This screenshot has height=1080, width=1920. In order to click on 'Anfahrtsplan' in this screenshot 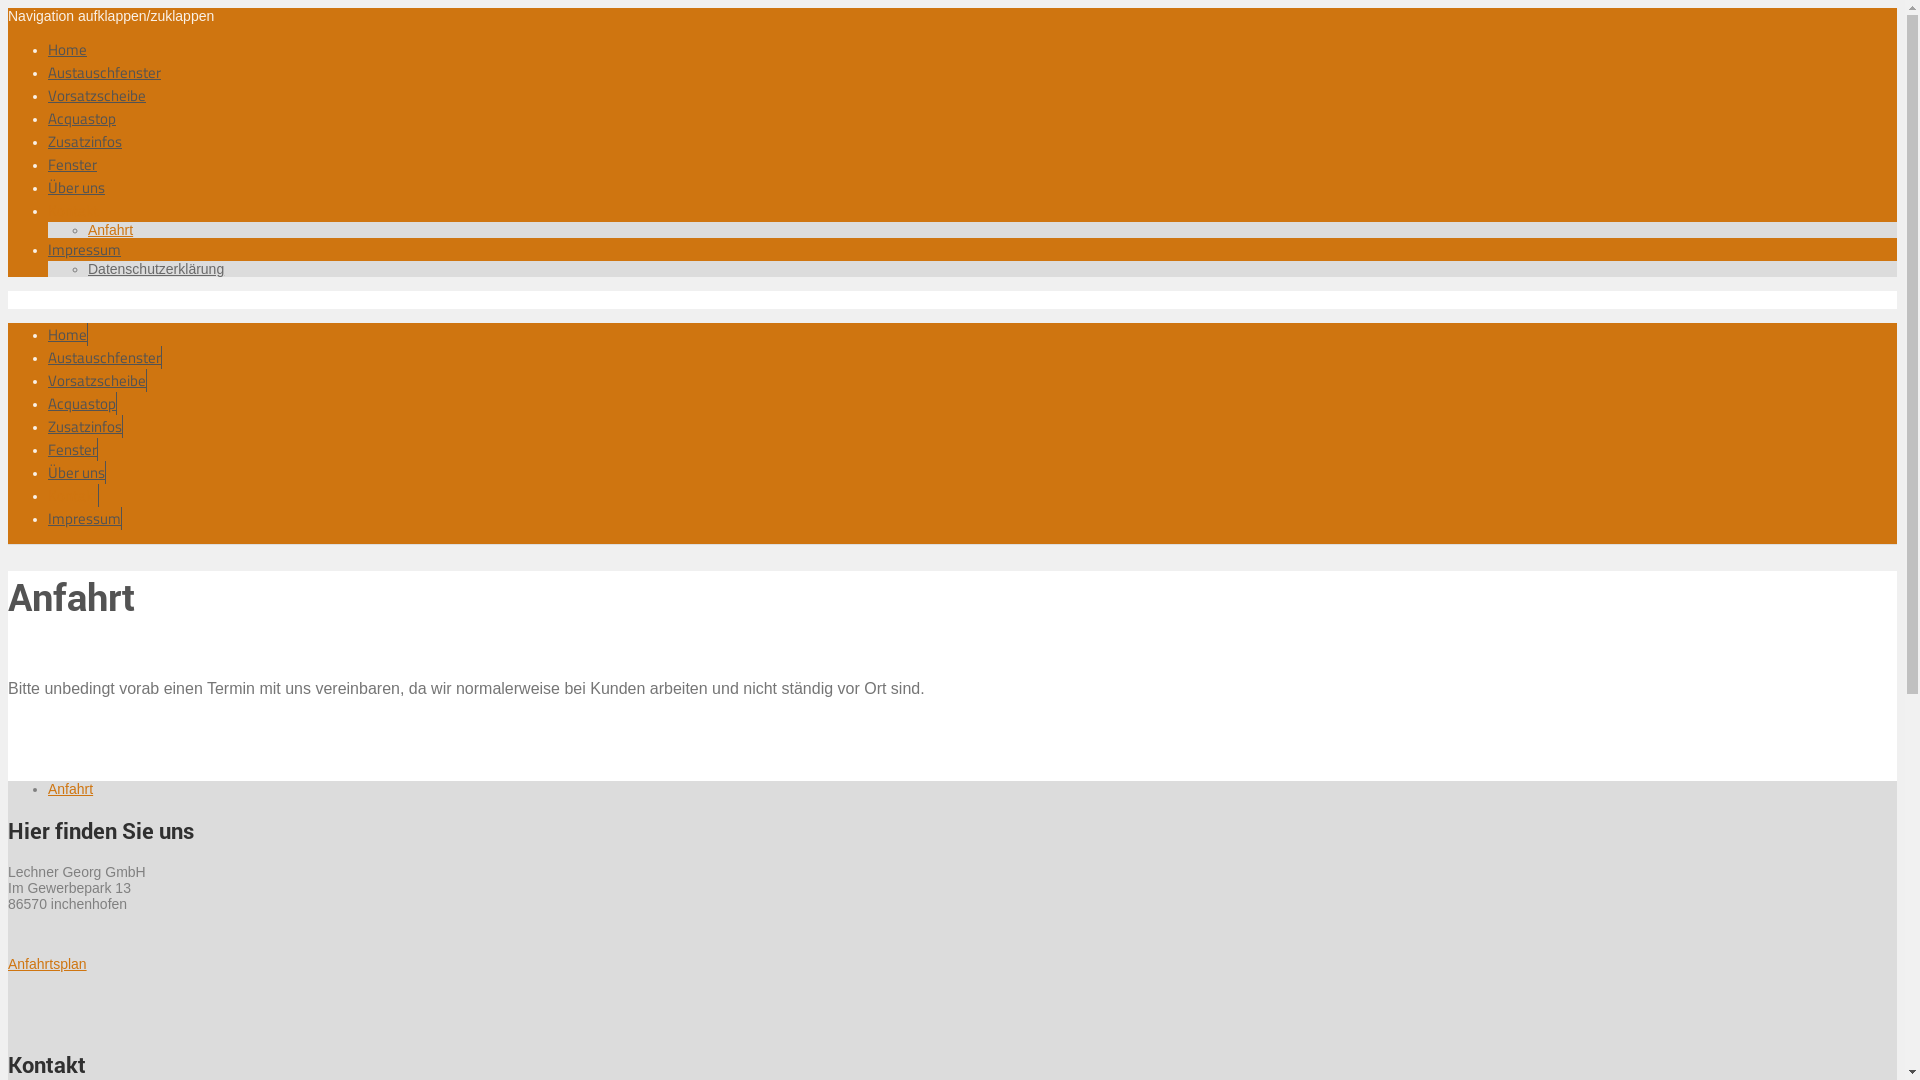, I will do `click(8, 963)`.